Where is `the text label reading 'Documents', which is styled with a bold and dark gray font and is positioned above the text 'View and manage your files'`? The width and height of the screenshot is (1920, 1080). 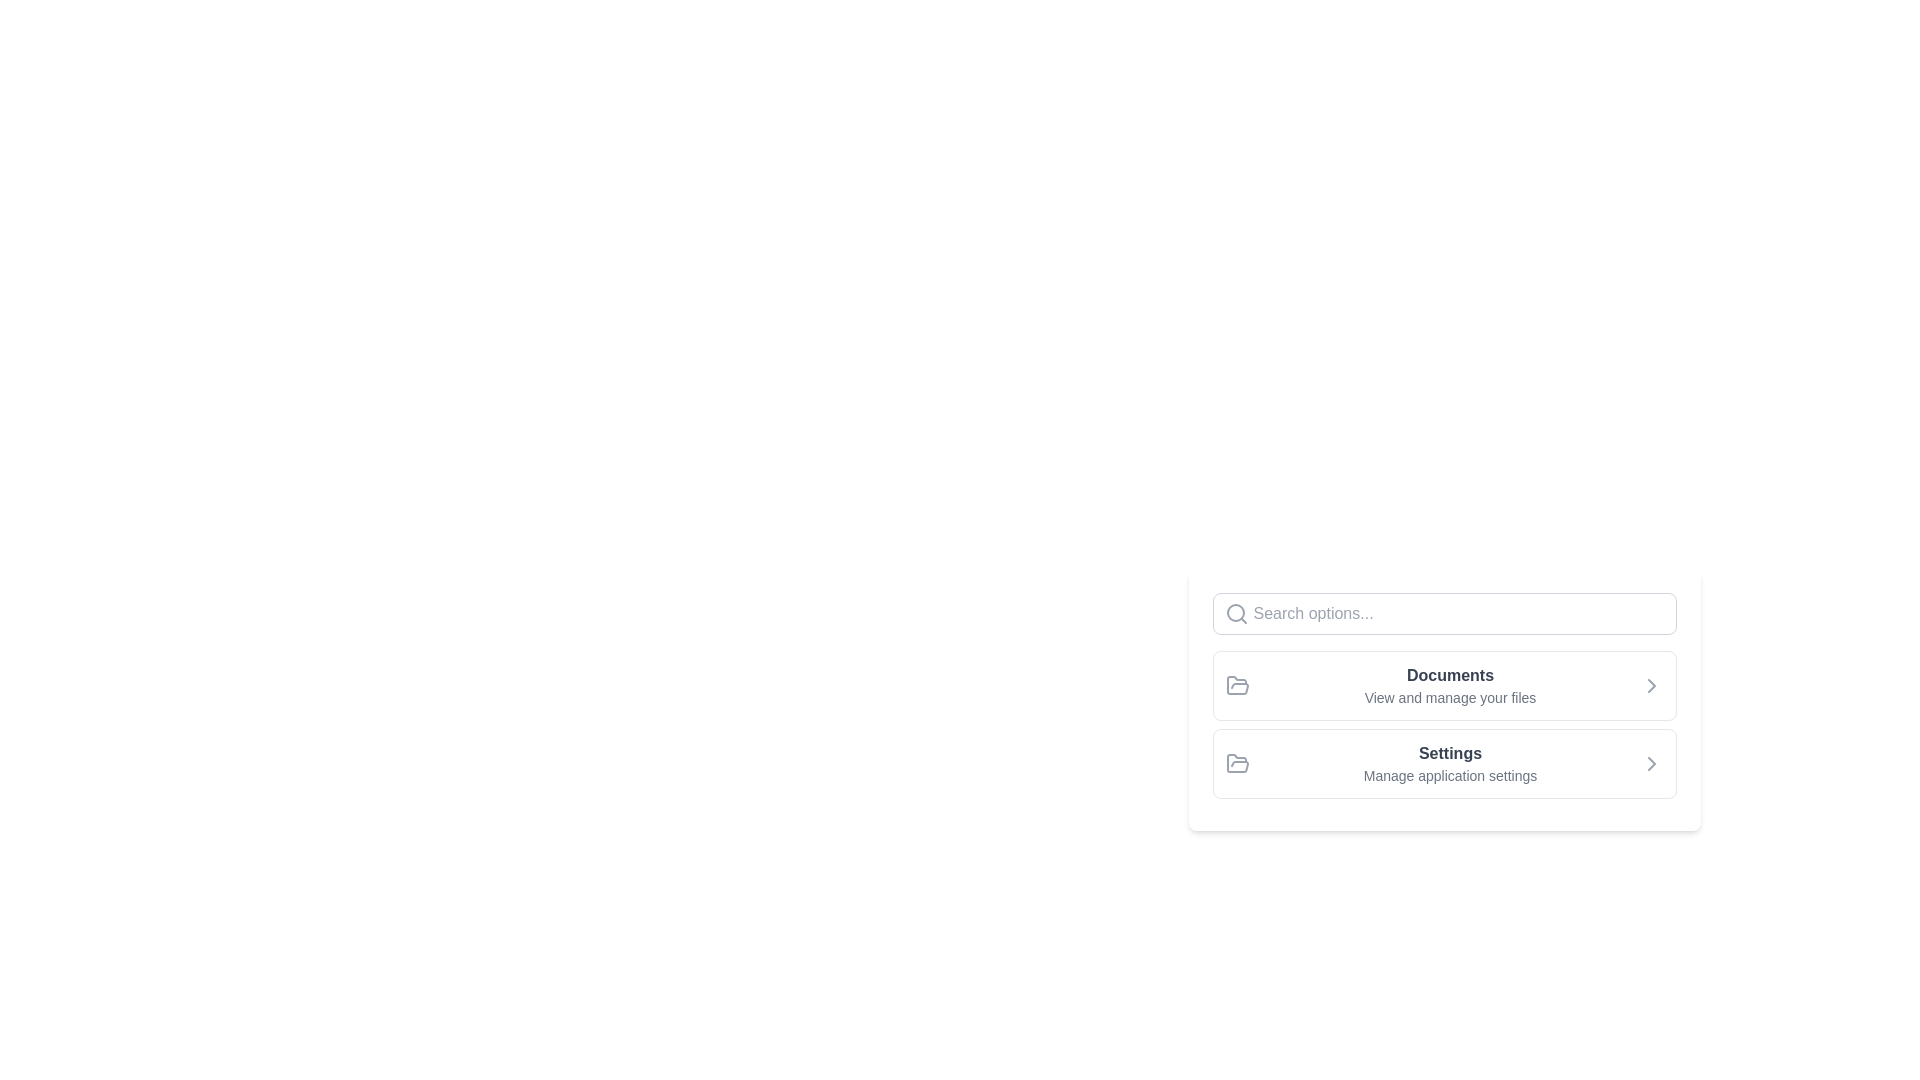 the text label reading 'Documents', which is styled with a bold and dark gray font and is positioned above the text 'View and manage your files' is located at coordinates (1450, 675).